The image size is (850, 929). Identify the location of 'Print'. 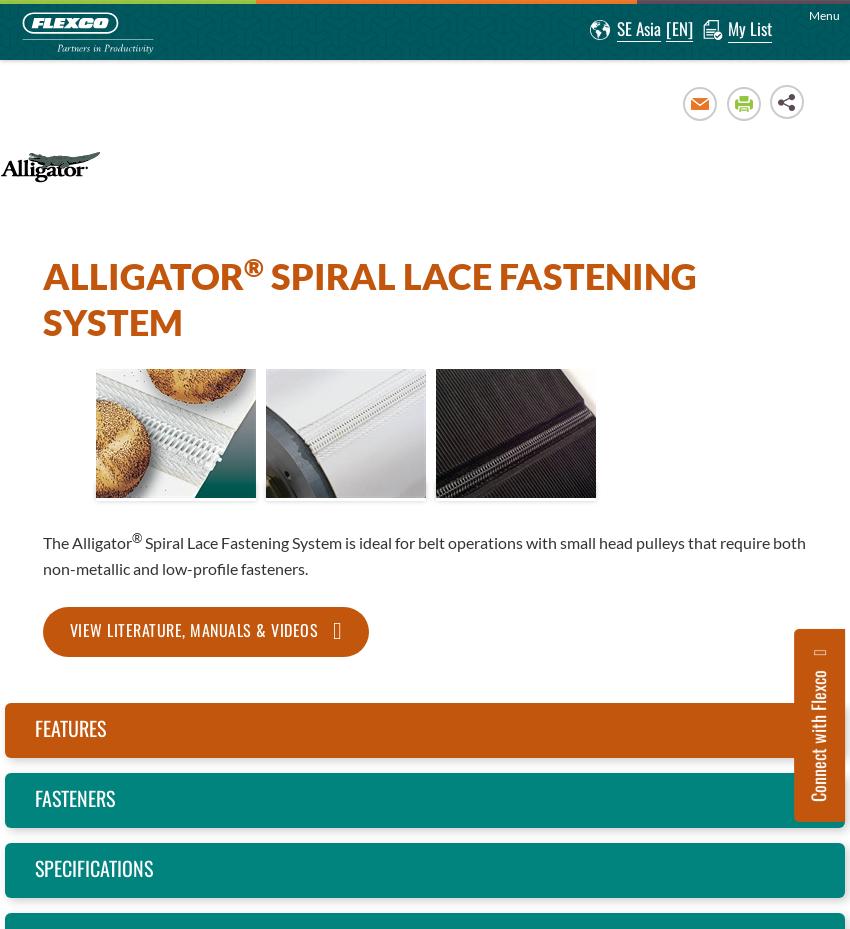
(743, 103).